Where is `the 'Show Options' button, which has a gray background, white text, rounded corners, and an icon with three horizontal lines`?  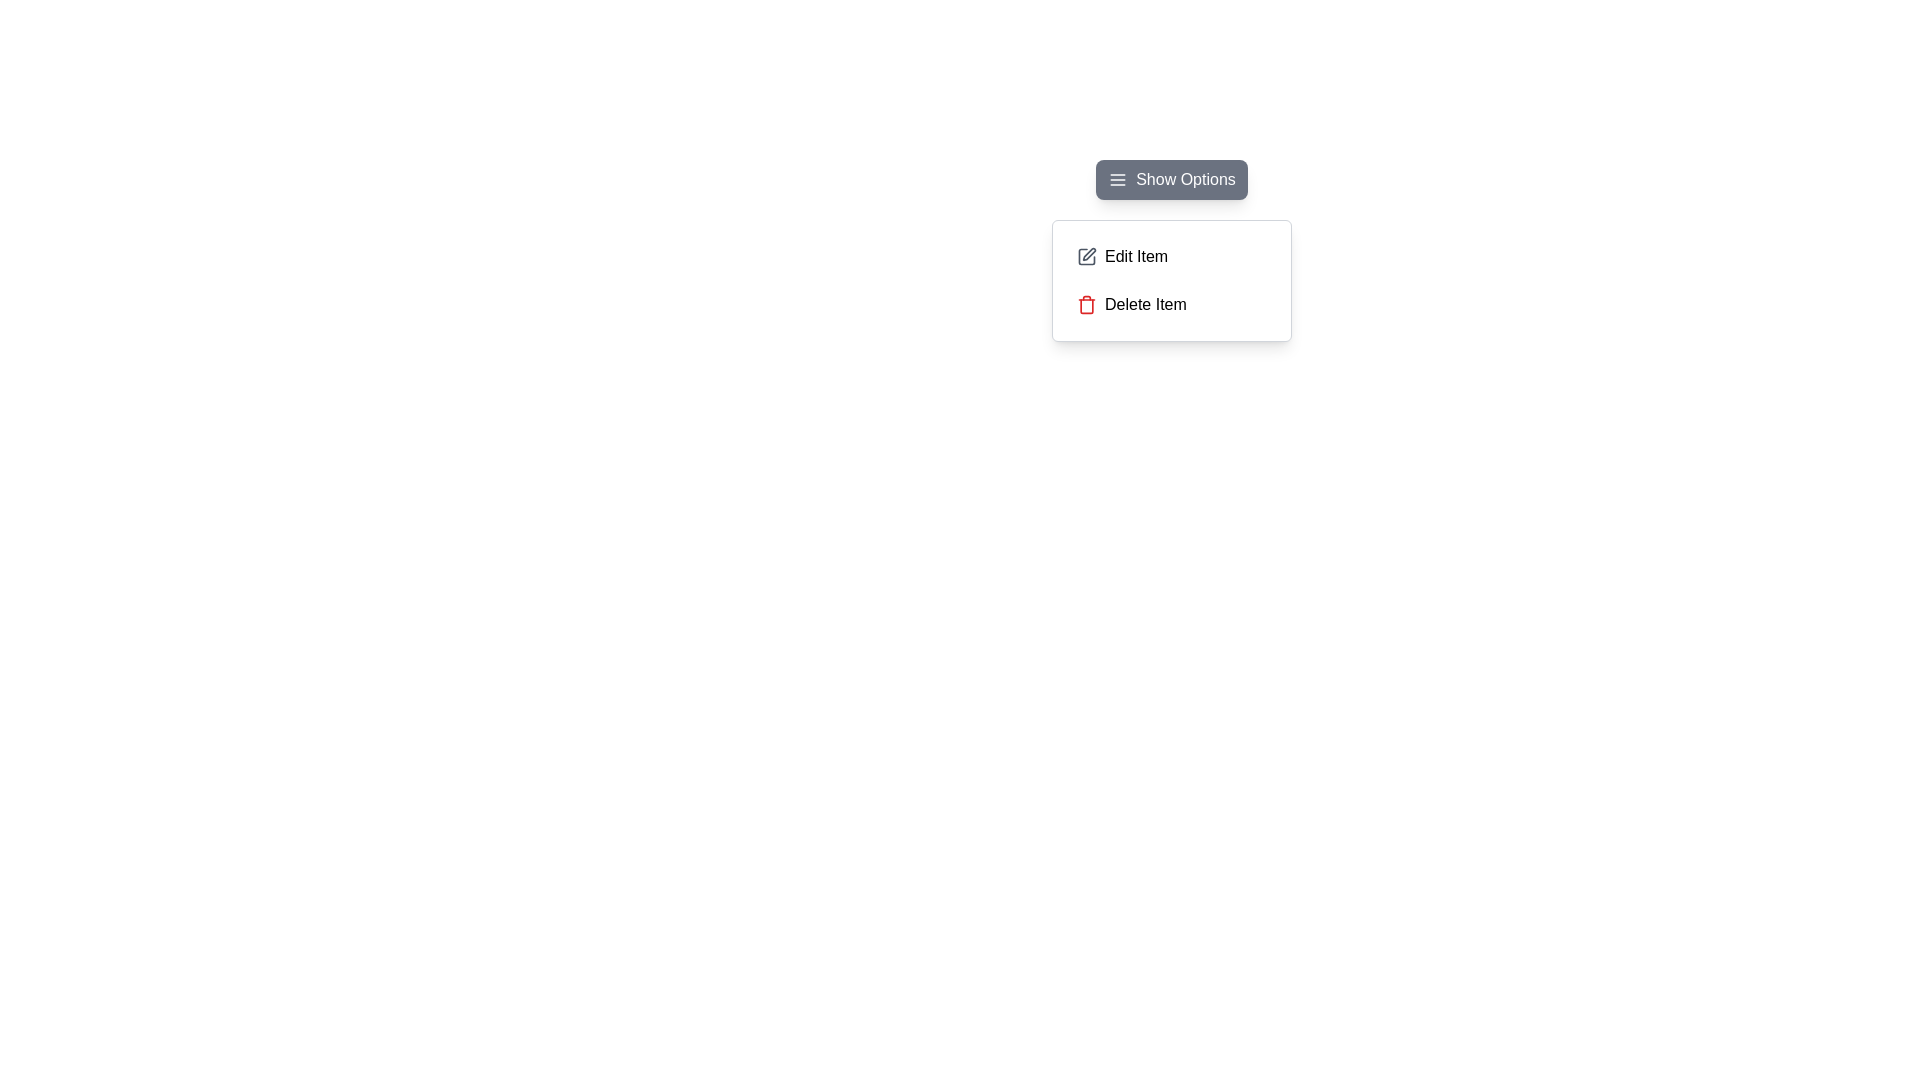 the 'Show Options' button, which has a gray background, white text, rounded corners, and an icon with three horizontal lines is located at coordinates (1171, 180).